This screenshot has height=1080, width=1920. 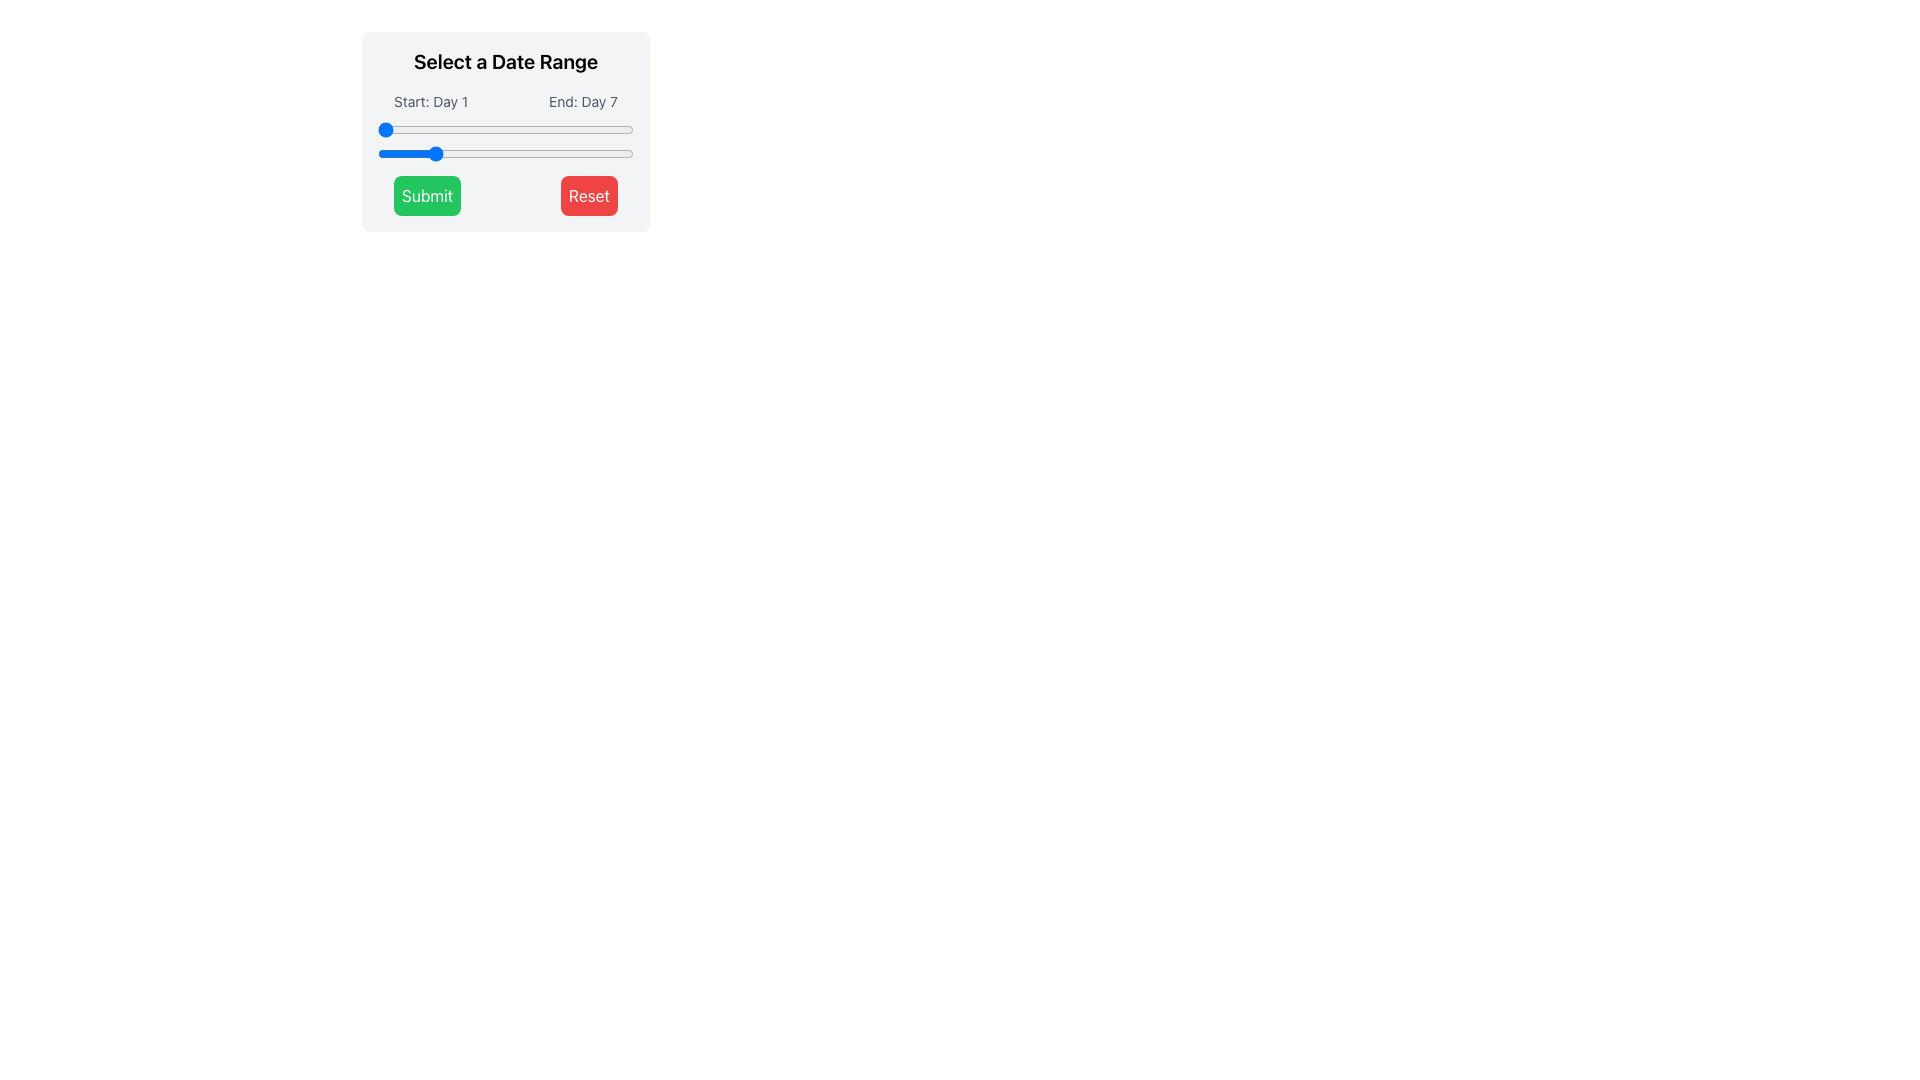 What do you see at coordinates (528, 130) in the screenshot?
I see `the slider` at bounding box center [528, 130].